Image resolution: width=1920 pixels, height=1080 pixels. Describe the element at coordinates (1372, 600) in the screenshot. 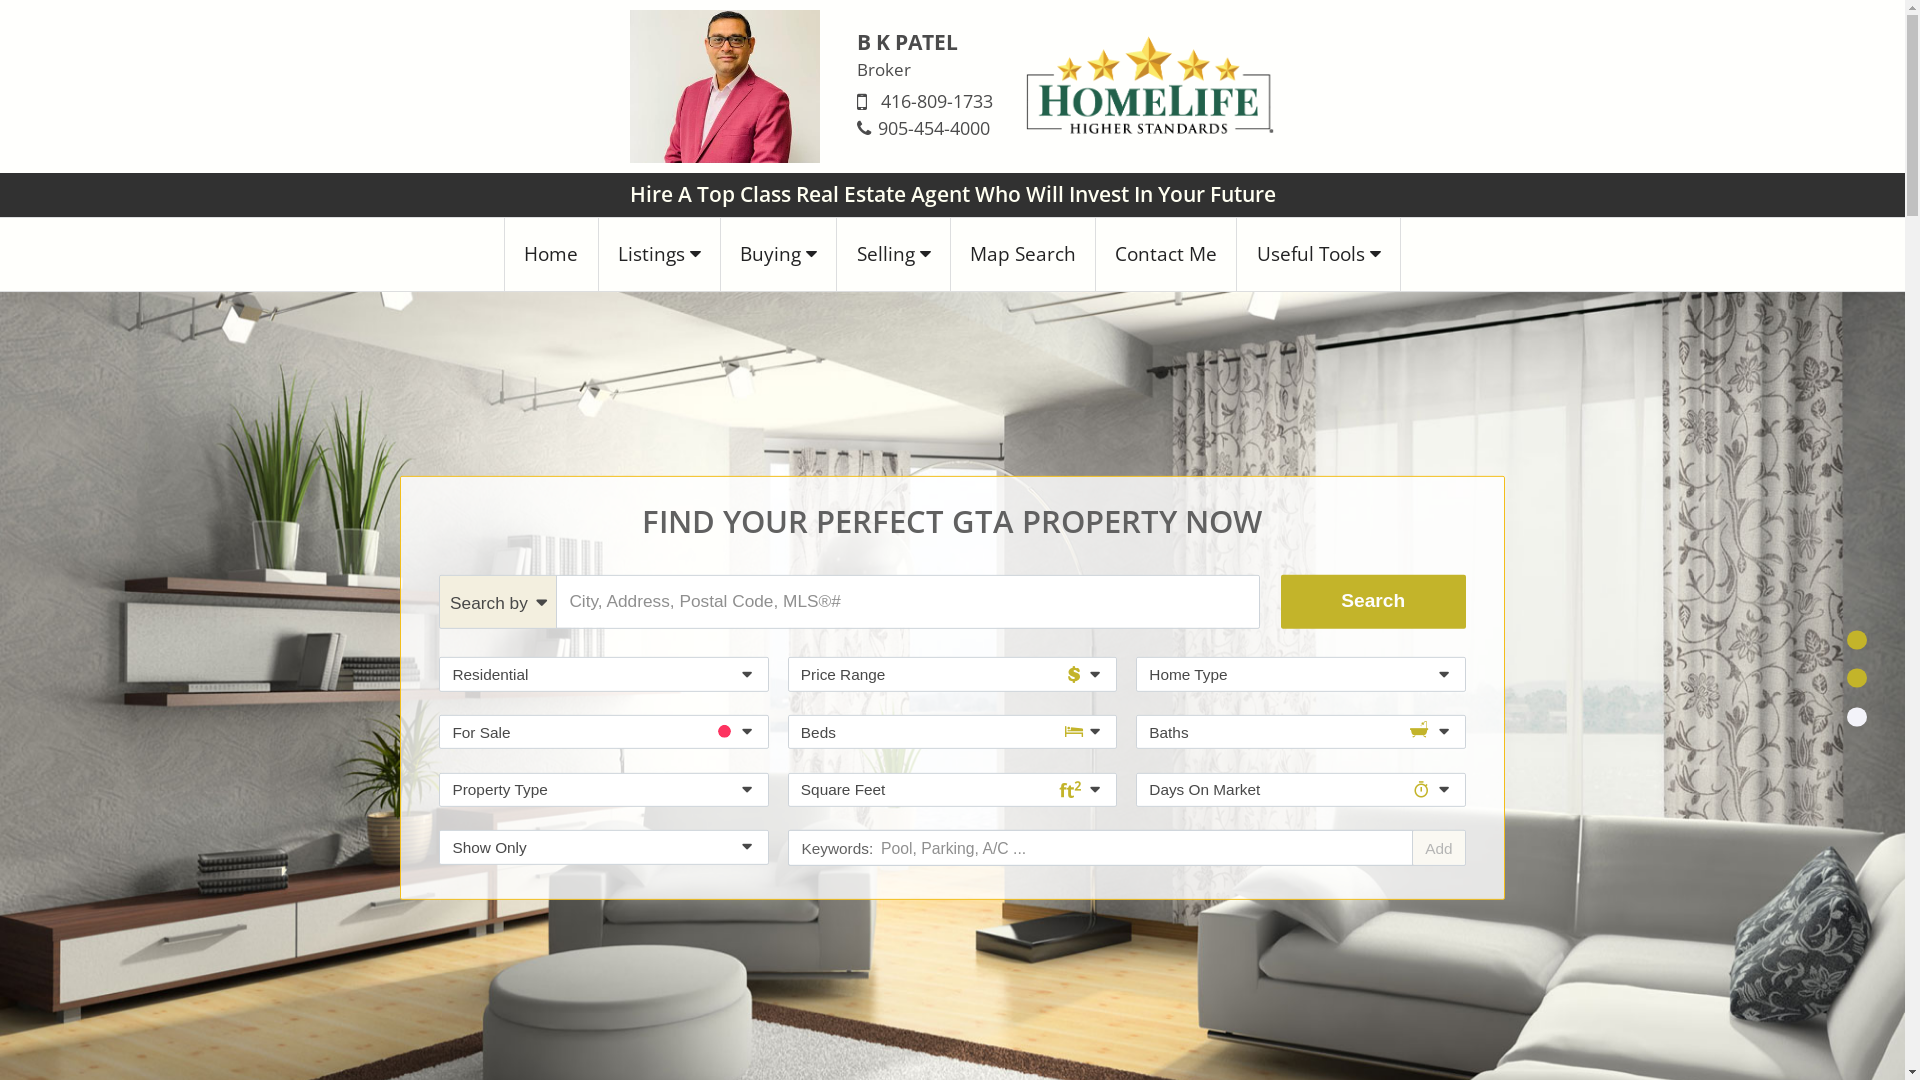

I see `'Search'` at that location.